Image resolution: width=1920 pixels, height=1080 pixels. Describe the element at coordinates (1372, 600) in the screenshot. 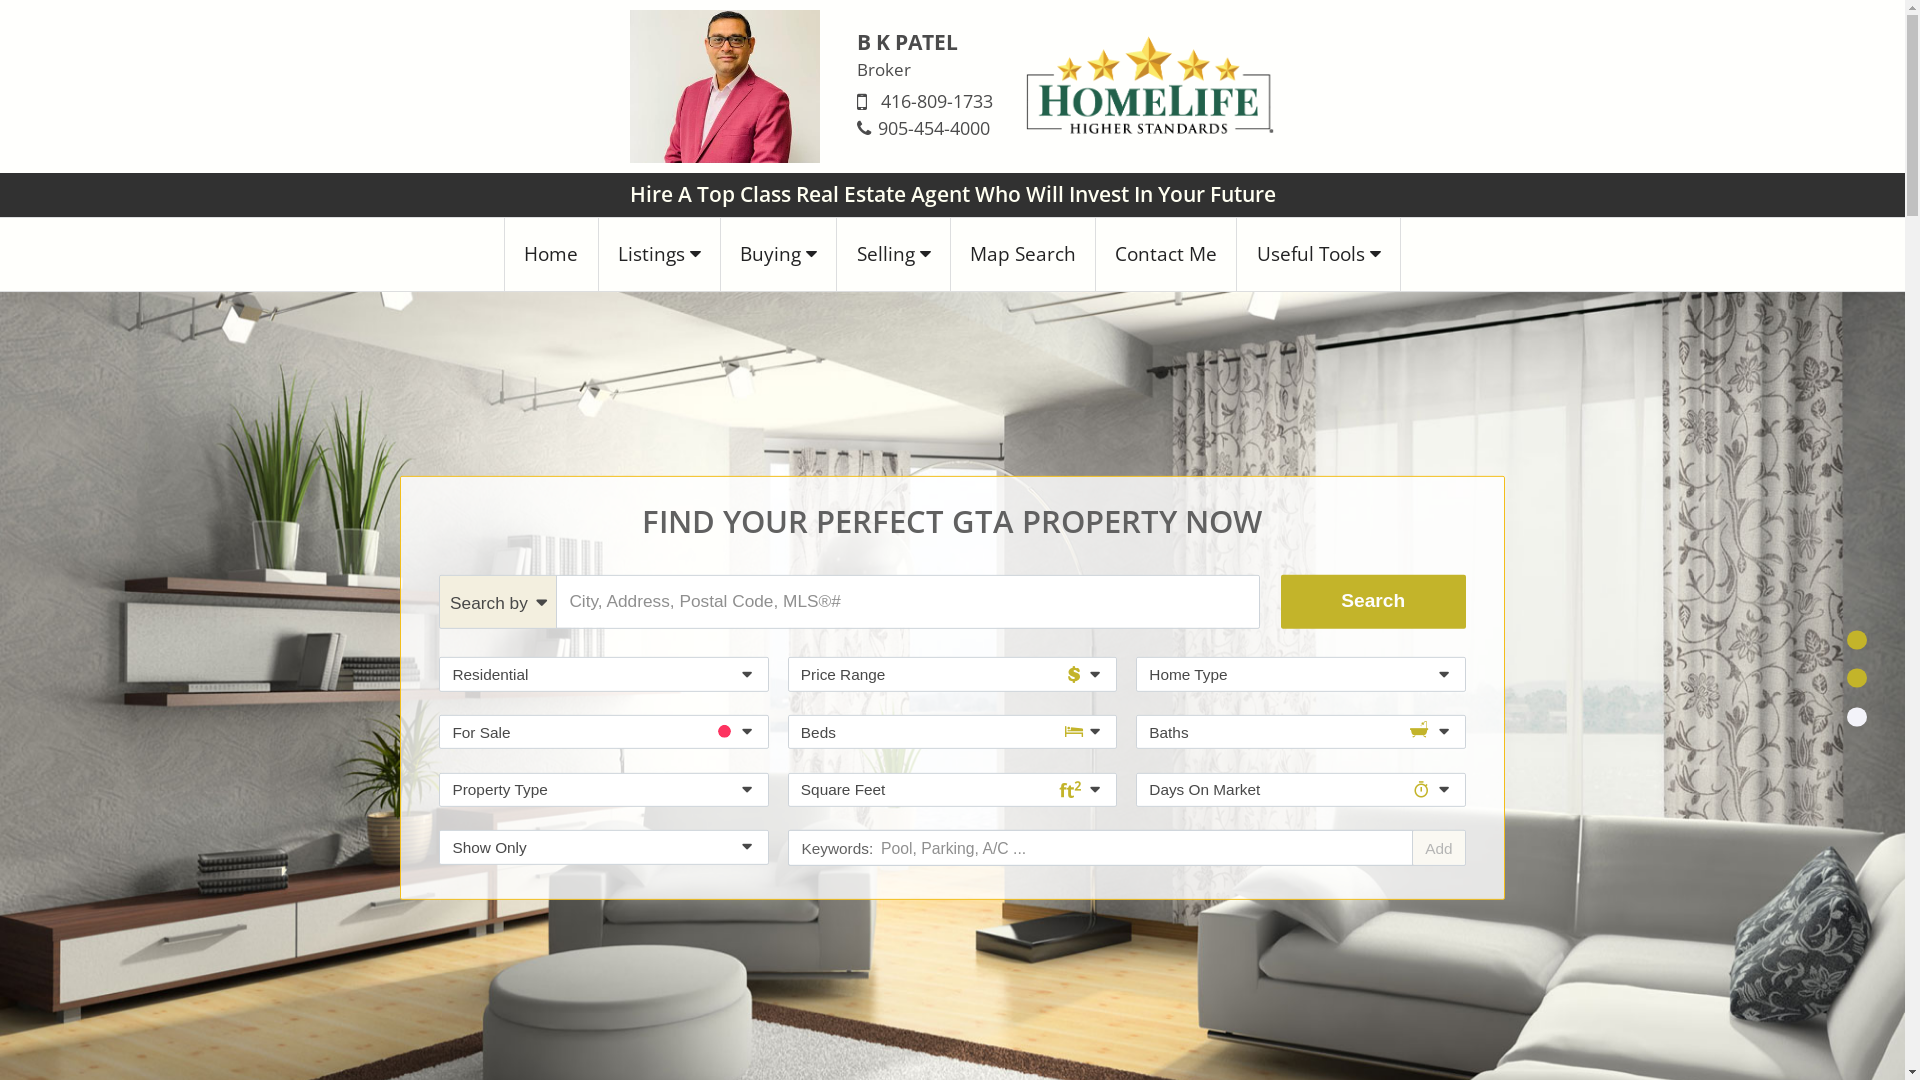

I see `'Search'` at that location.